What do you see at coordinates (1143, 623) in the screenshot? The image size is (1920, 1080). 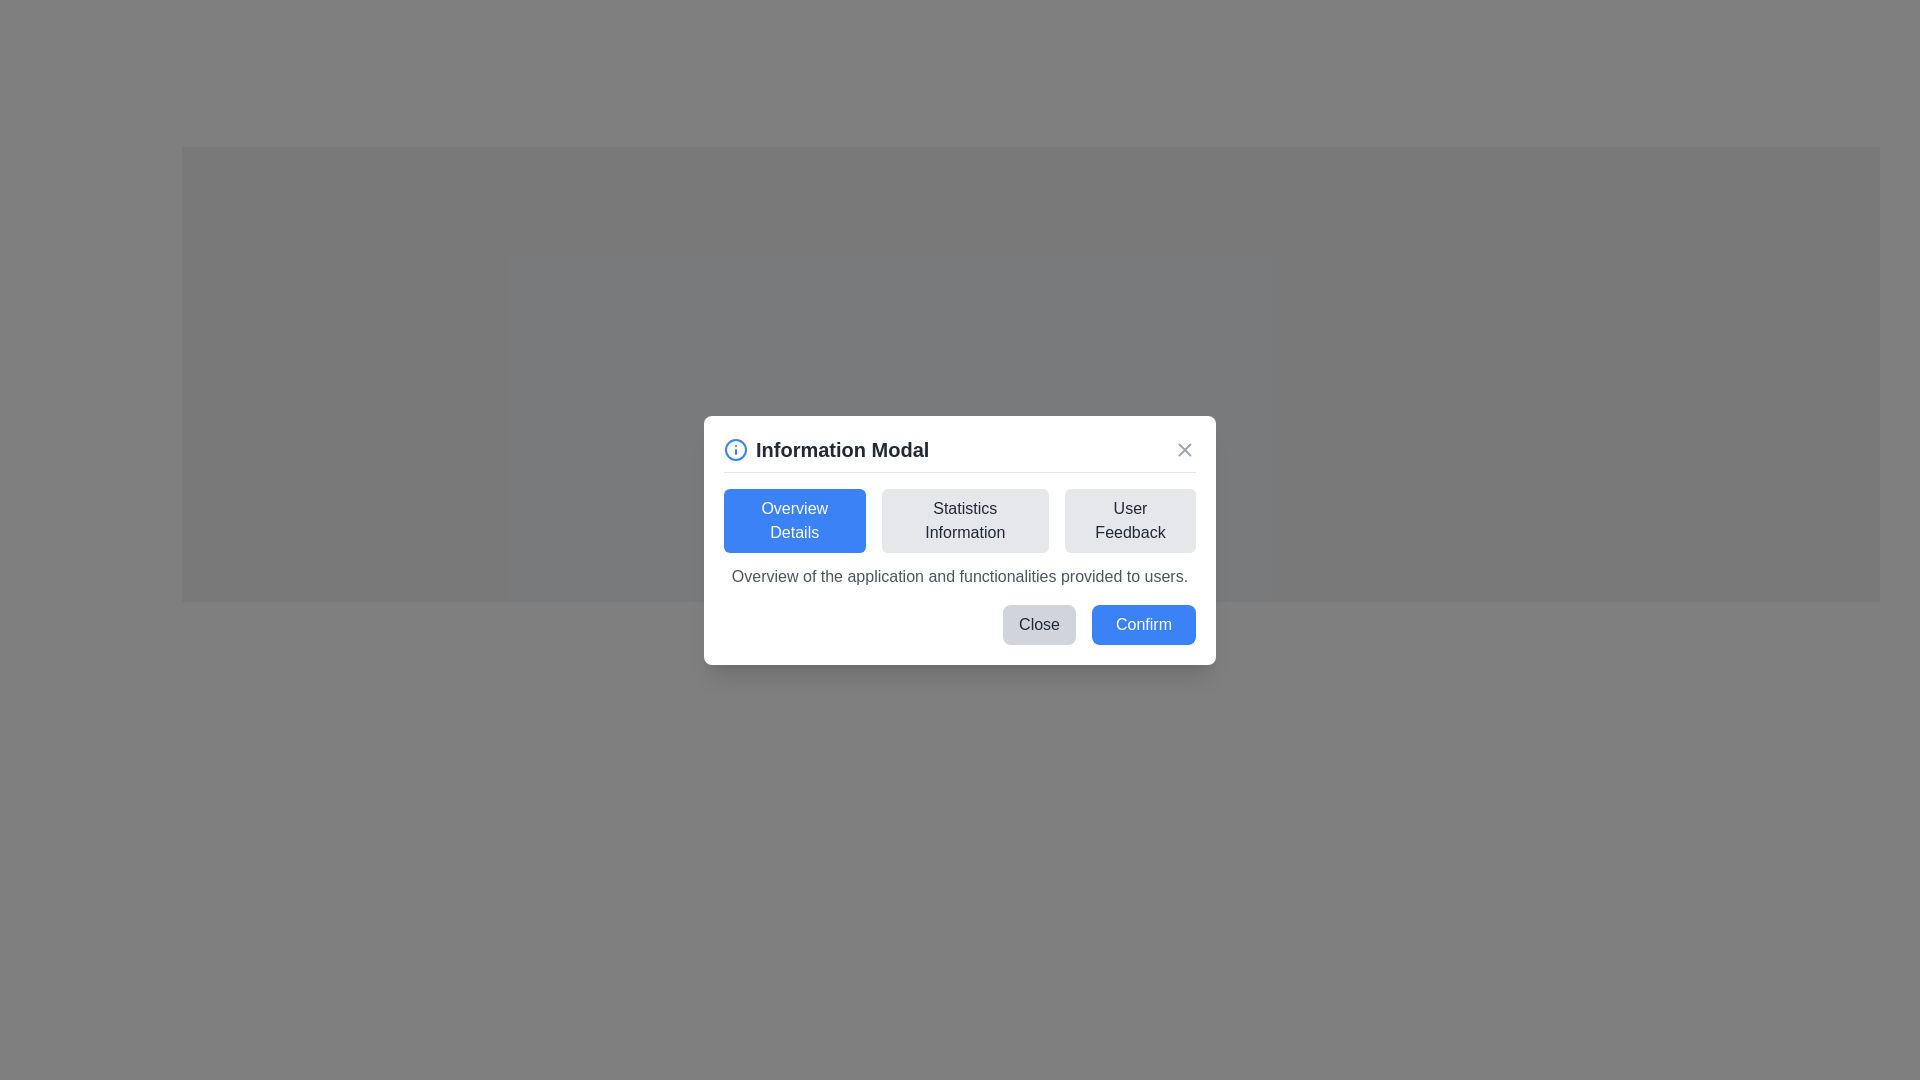 I see `the confirm button located in the modal footer on the right side, adjacent to the 'Close' button, to confirm the action` at bounding box center [1143, 623].